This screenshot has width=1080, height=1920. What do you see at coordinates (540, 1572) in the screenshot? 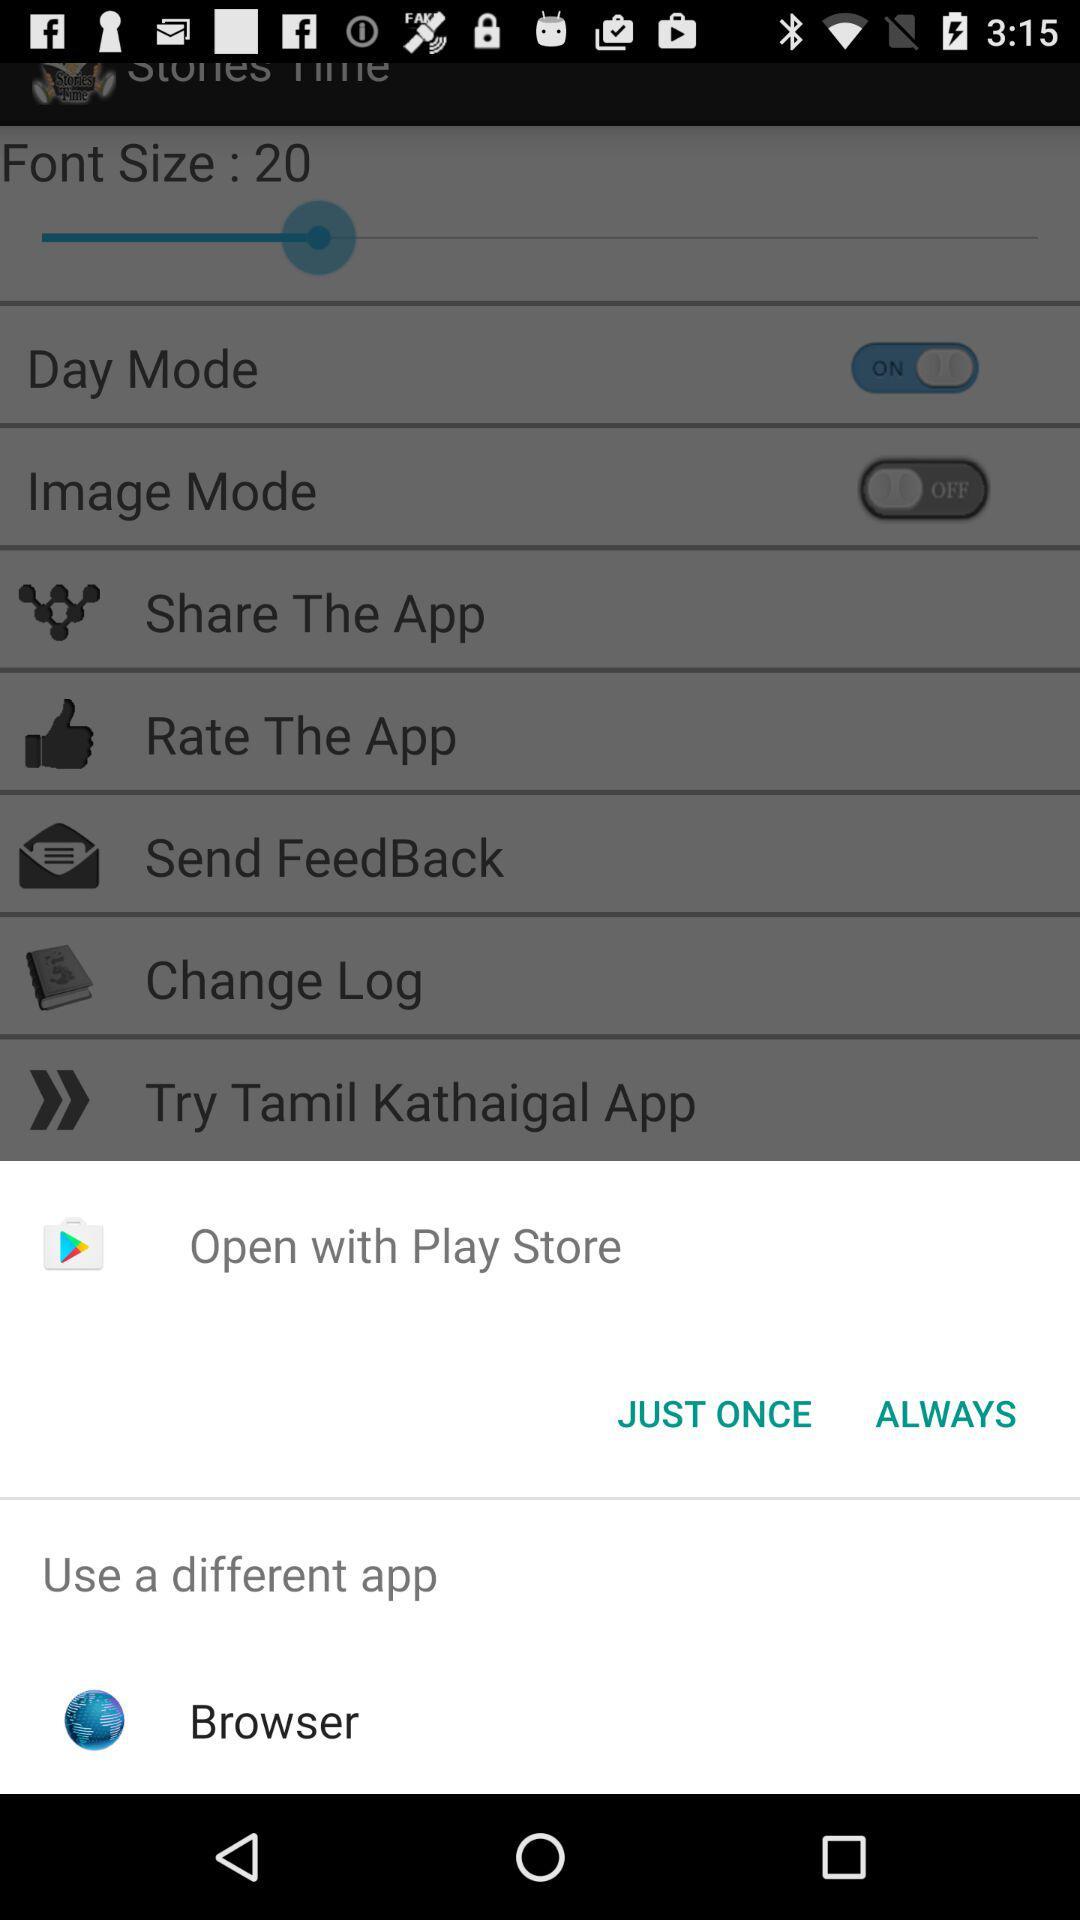
I see `the use a different item` at bounding box center [540, 1572].